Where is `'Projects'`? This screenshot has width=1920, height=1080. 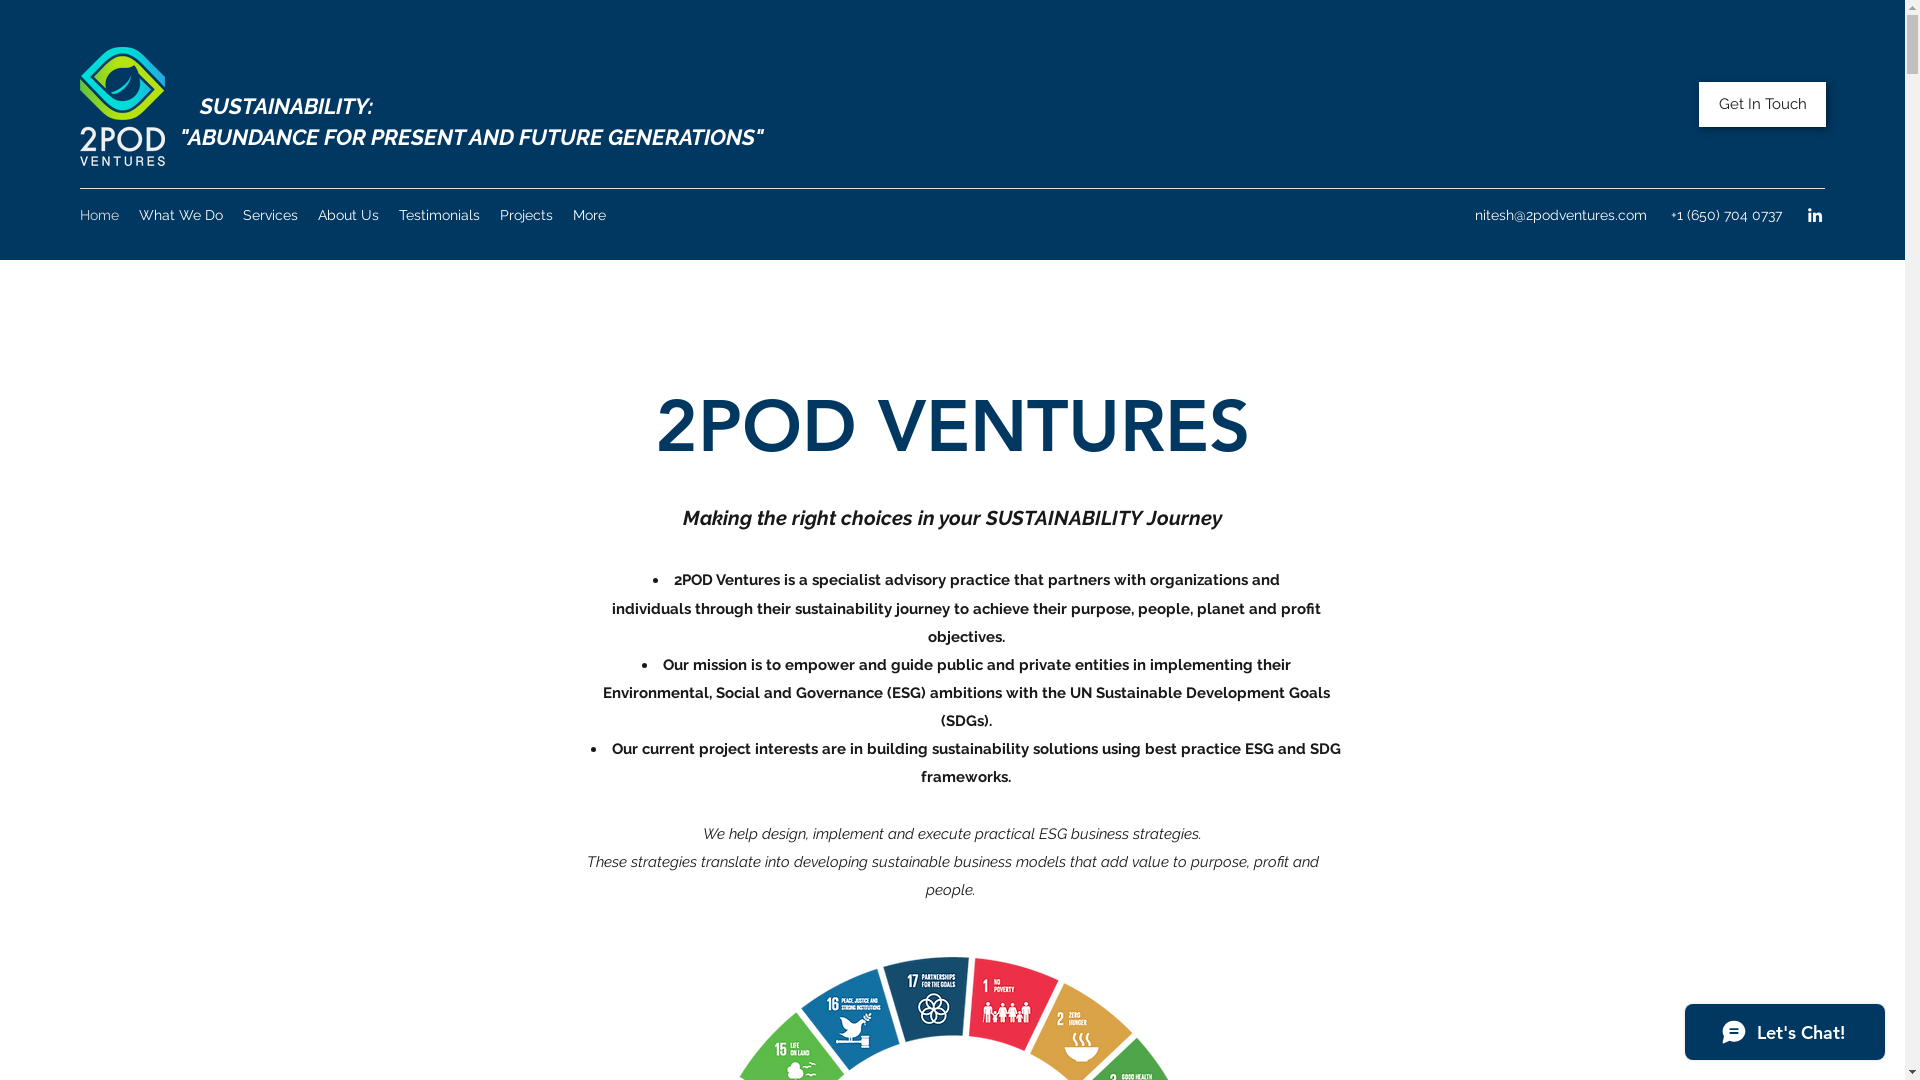
'Projects' is located at coordinates (526, 215).